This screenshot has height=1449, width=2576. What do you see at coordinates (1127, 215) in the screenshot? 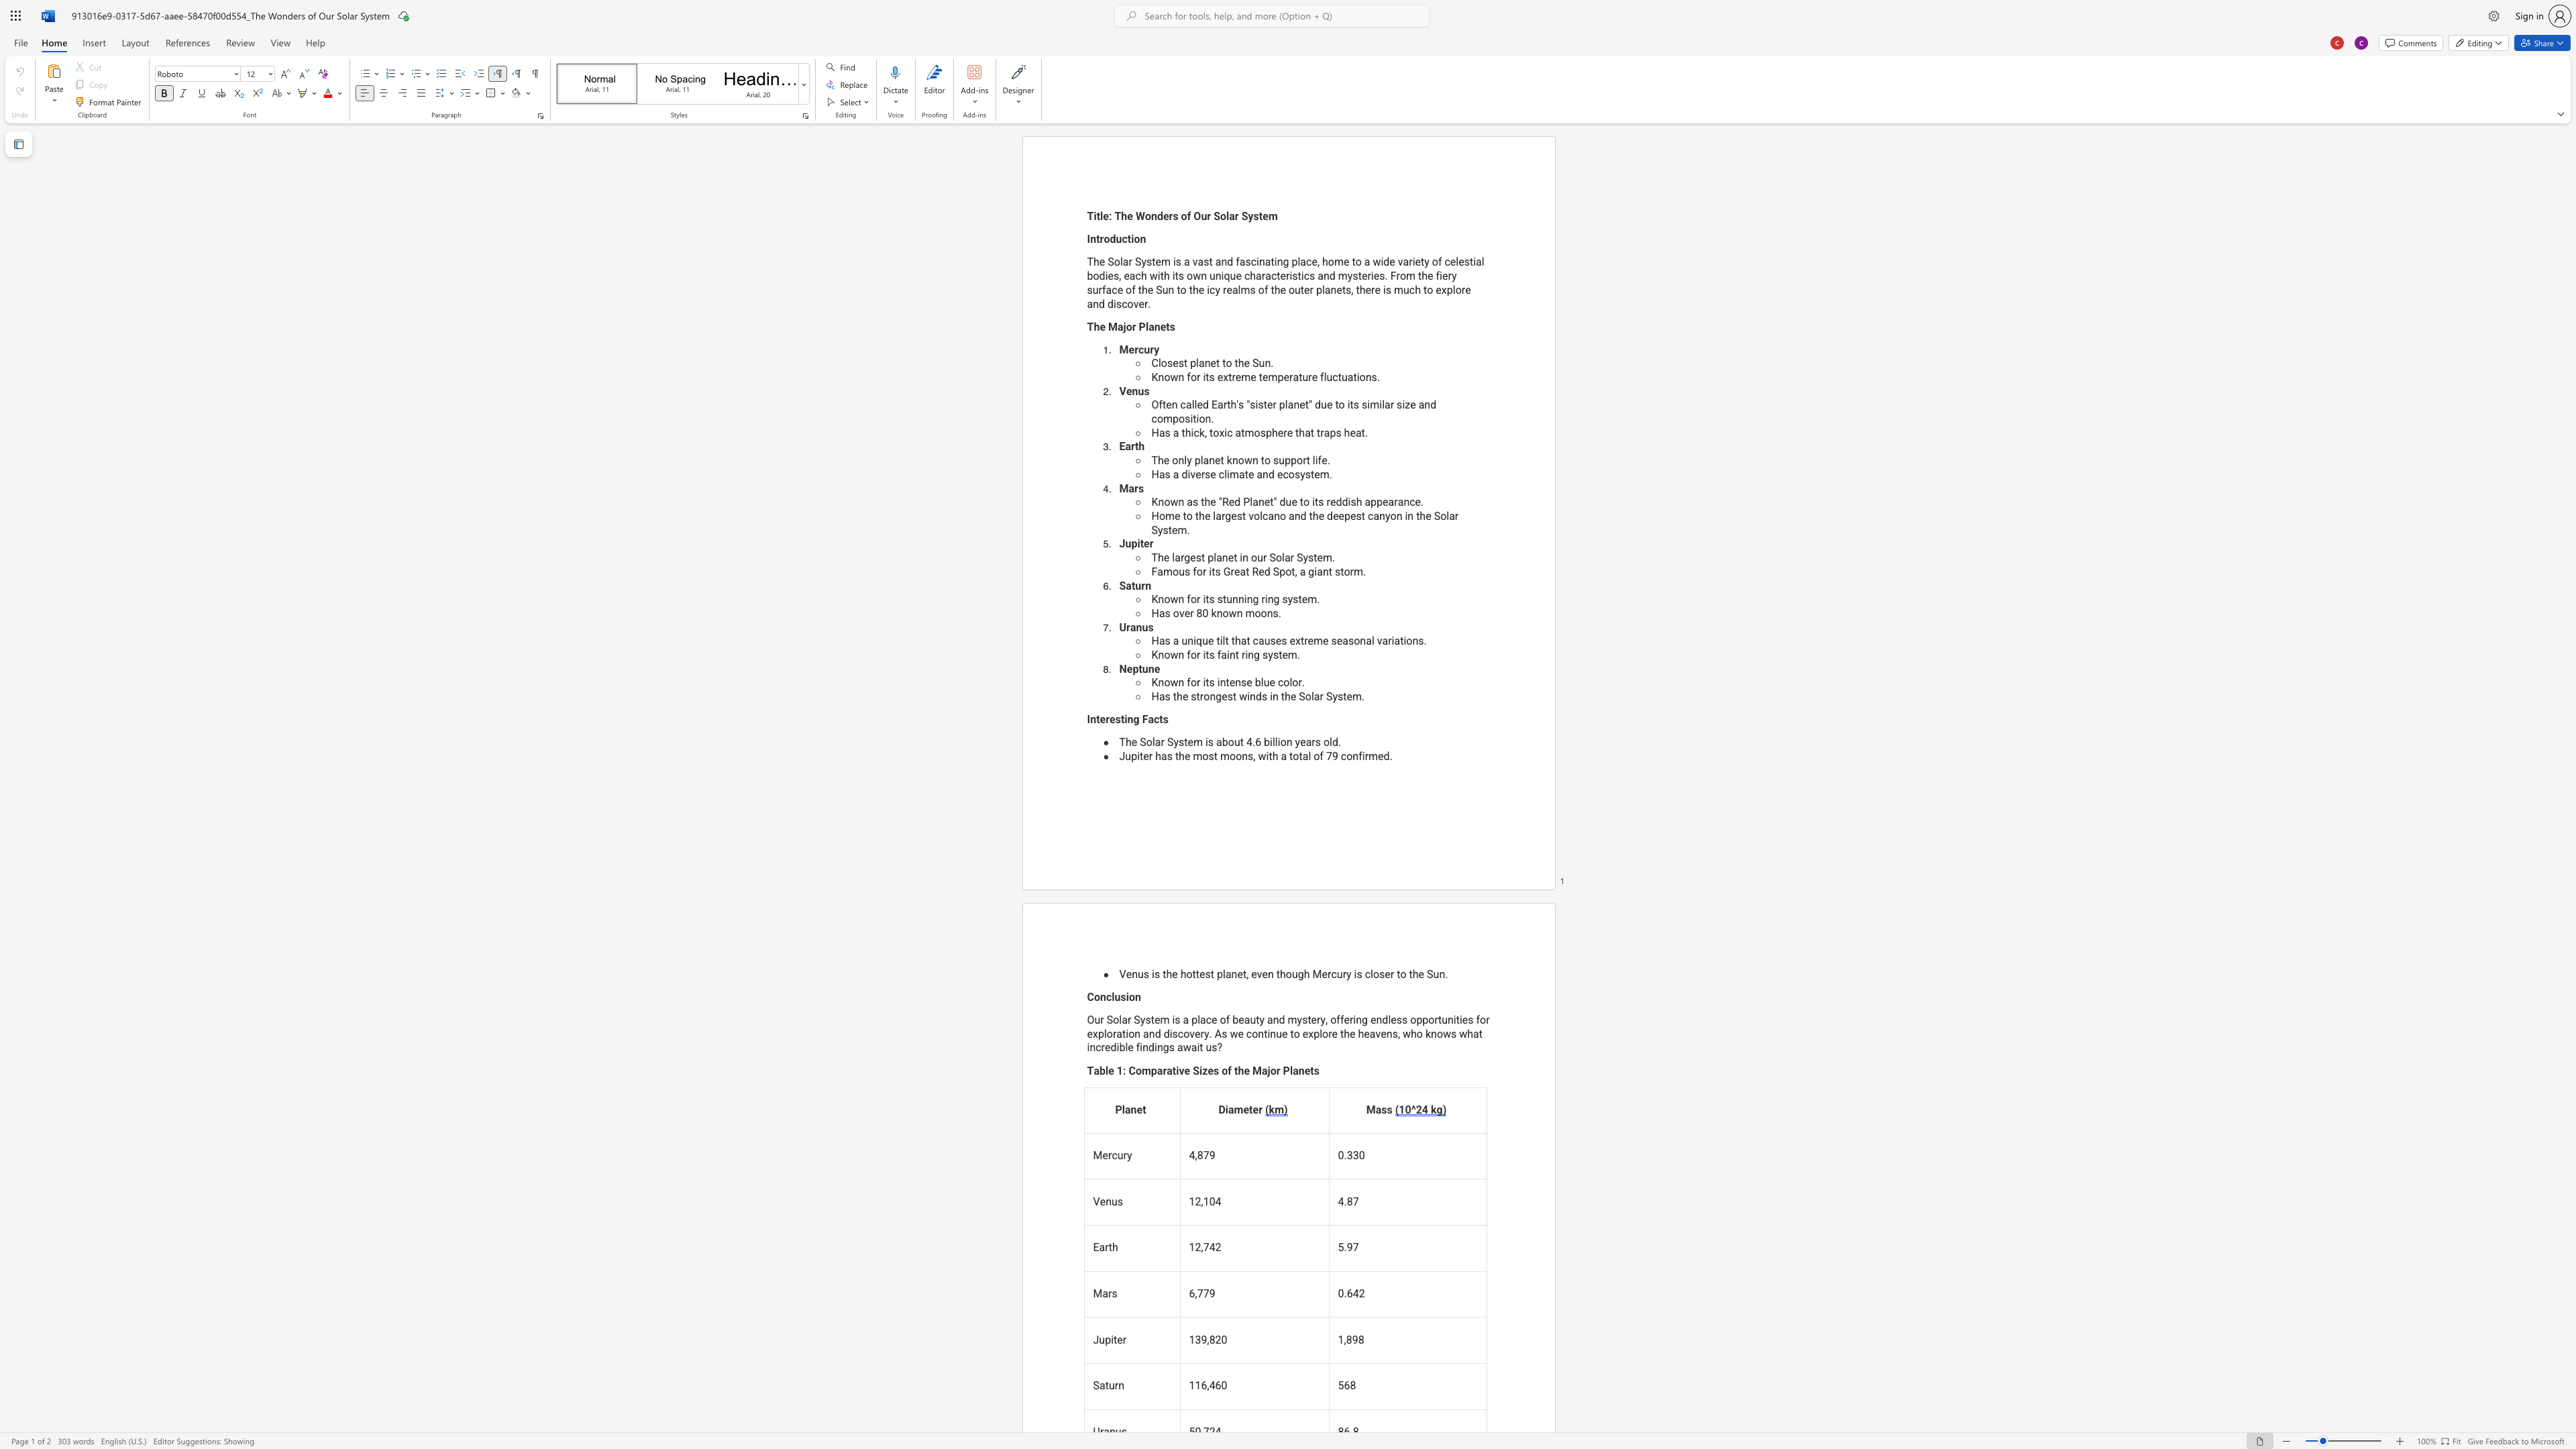
I see `the subset text "e Wonders of" within the text "Title: The Wonders of Our Solar System"` at bounding box center [1127, 215].